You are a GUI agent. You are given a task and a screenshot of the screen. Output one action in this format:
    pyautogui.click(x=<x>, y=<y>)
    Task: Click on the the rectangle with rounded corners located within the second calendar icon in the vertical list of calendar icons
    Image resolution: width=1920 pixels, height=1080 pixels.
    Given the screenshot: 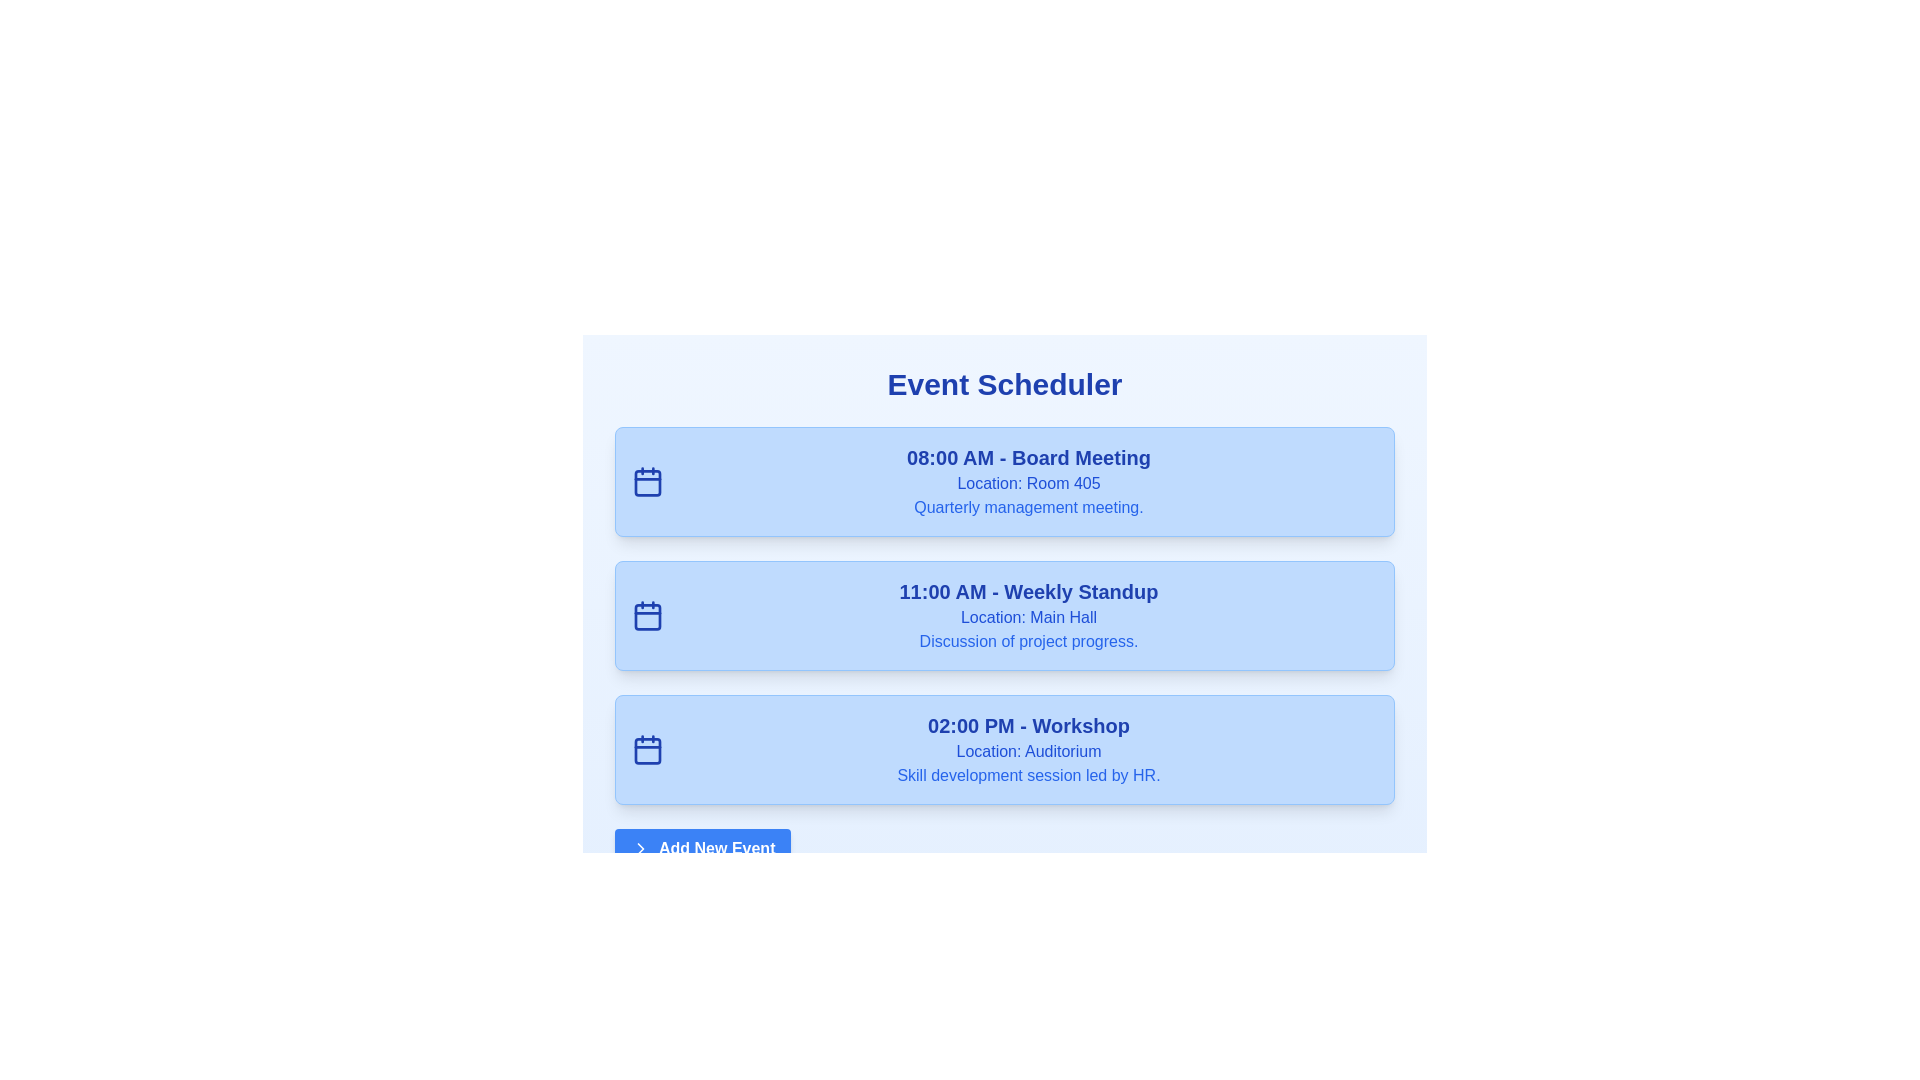 What is the action you would take?
    pyautogui.click(x=648, y=616)
    